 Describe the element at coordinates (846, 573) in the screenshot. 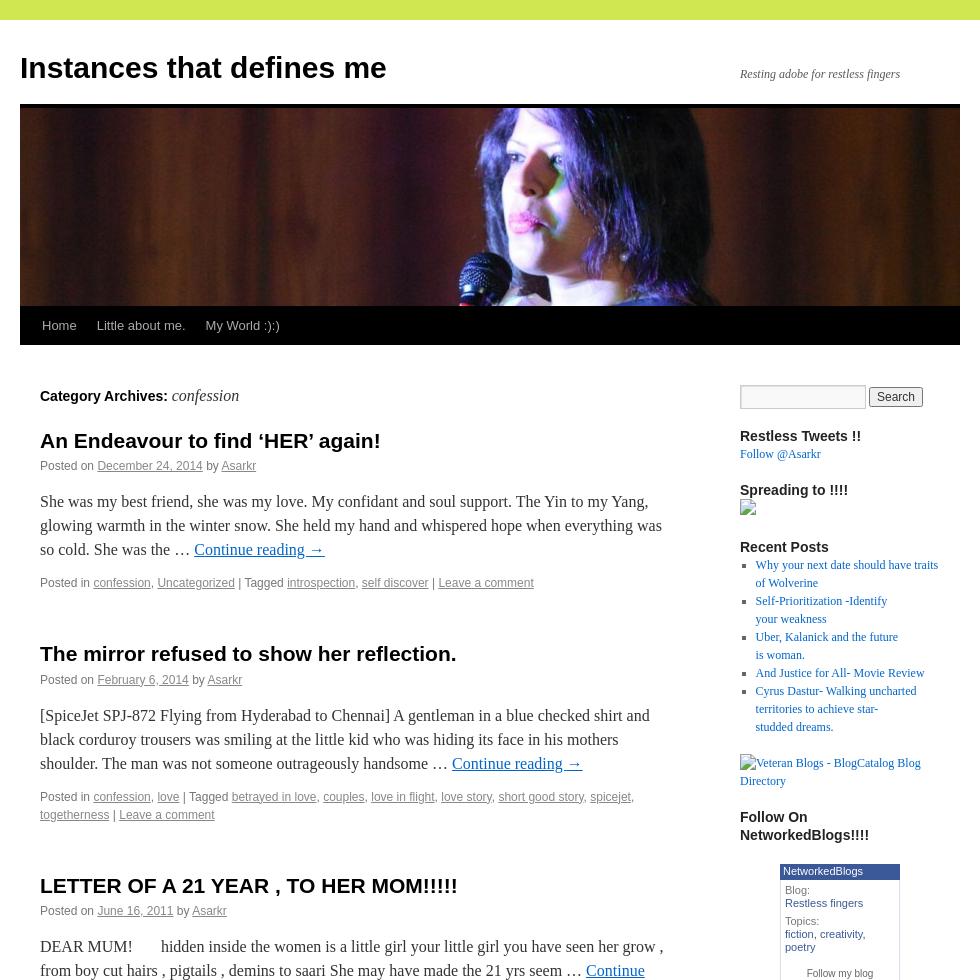

I see `'Why your next date should have traits of Wolverine'` at that location.